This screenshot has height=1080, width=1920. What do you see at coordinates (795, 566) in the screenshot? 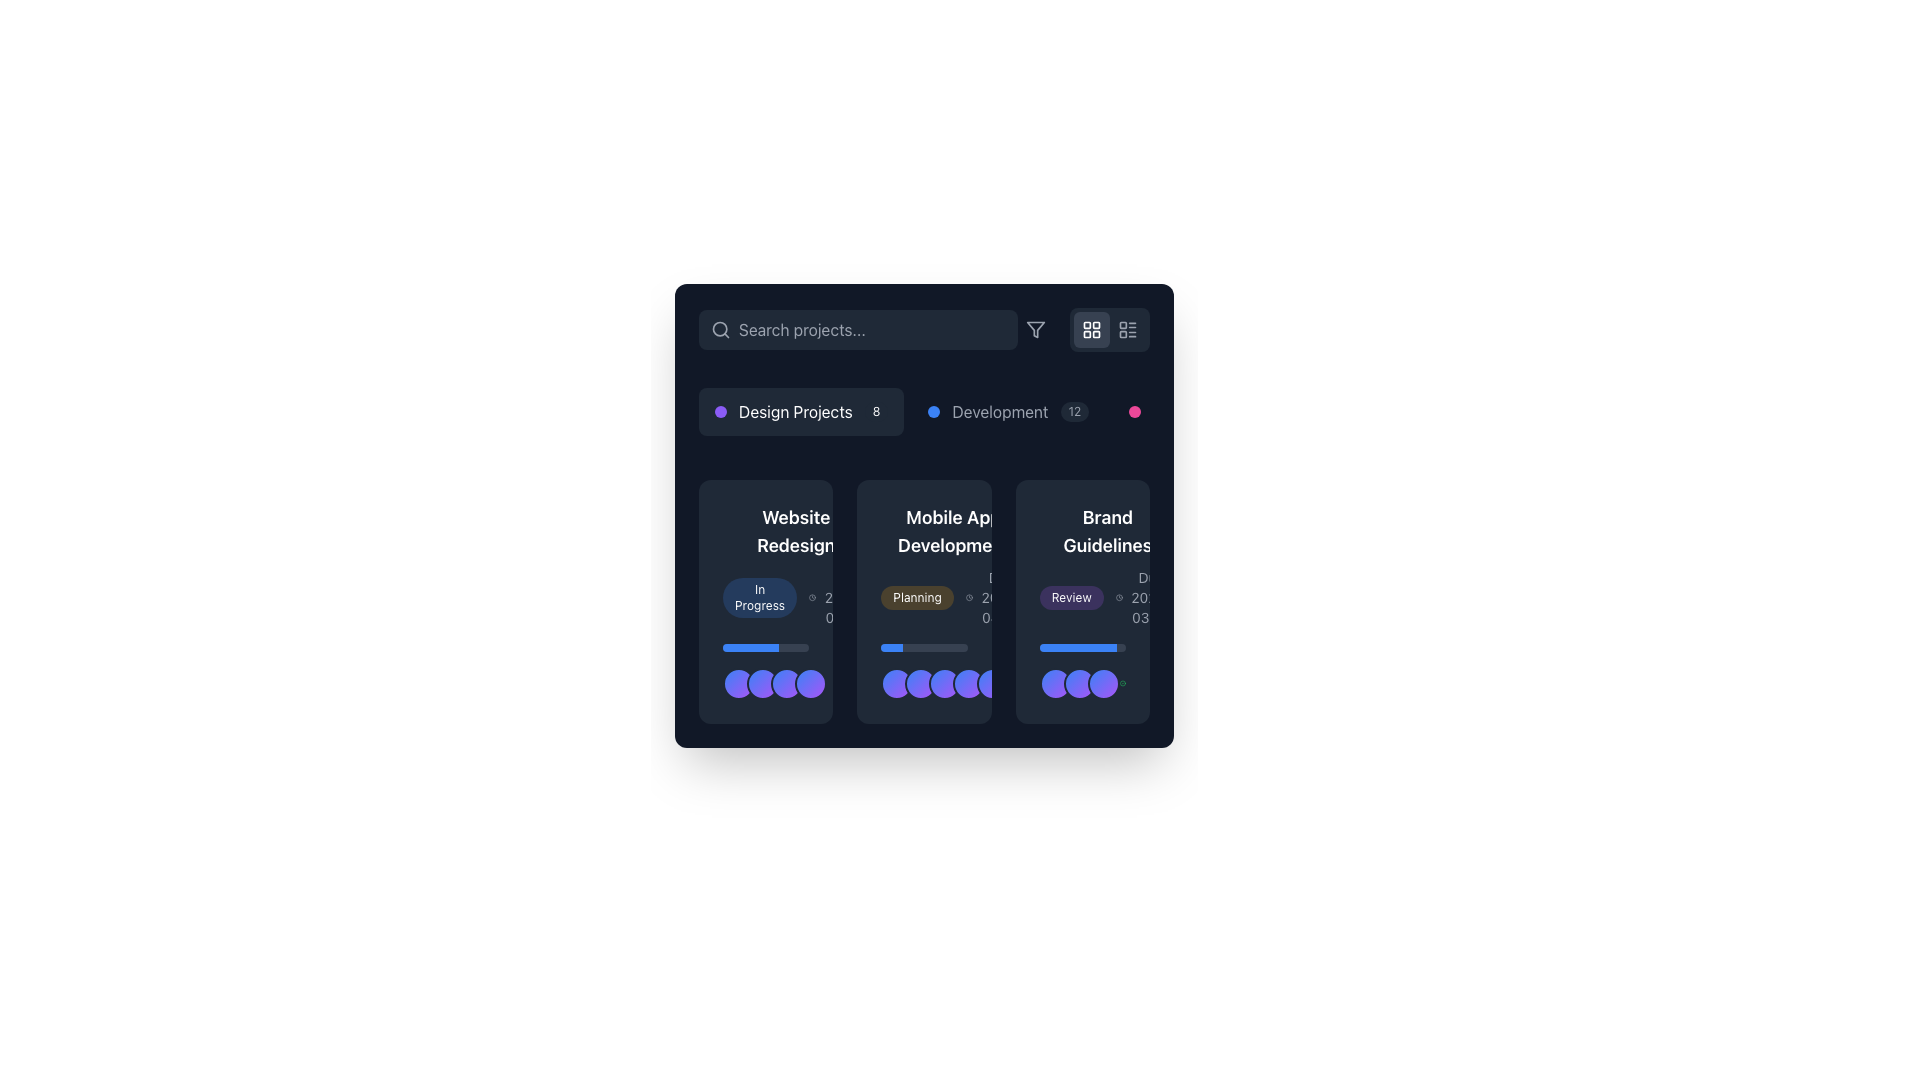
I see `the project card titled 'Website Redesign In Progress Due 2024-03-15'` at bounding box center [795, 566].